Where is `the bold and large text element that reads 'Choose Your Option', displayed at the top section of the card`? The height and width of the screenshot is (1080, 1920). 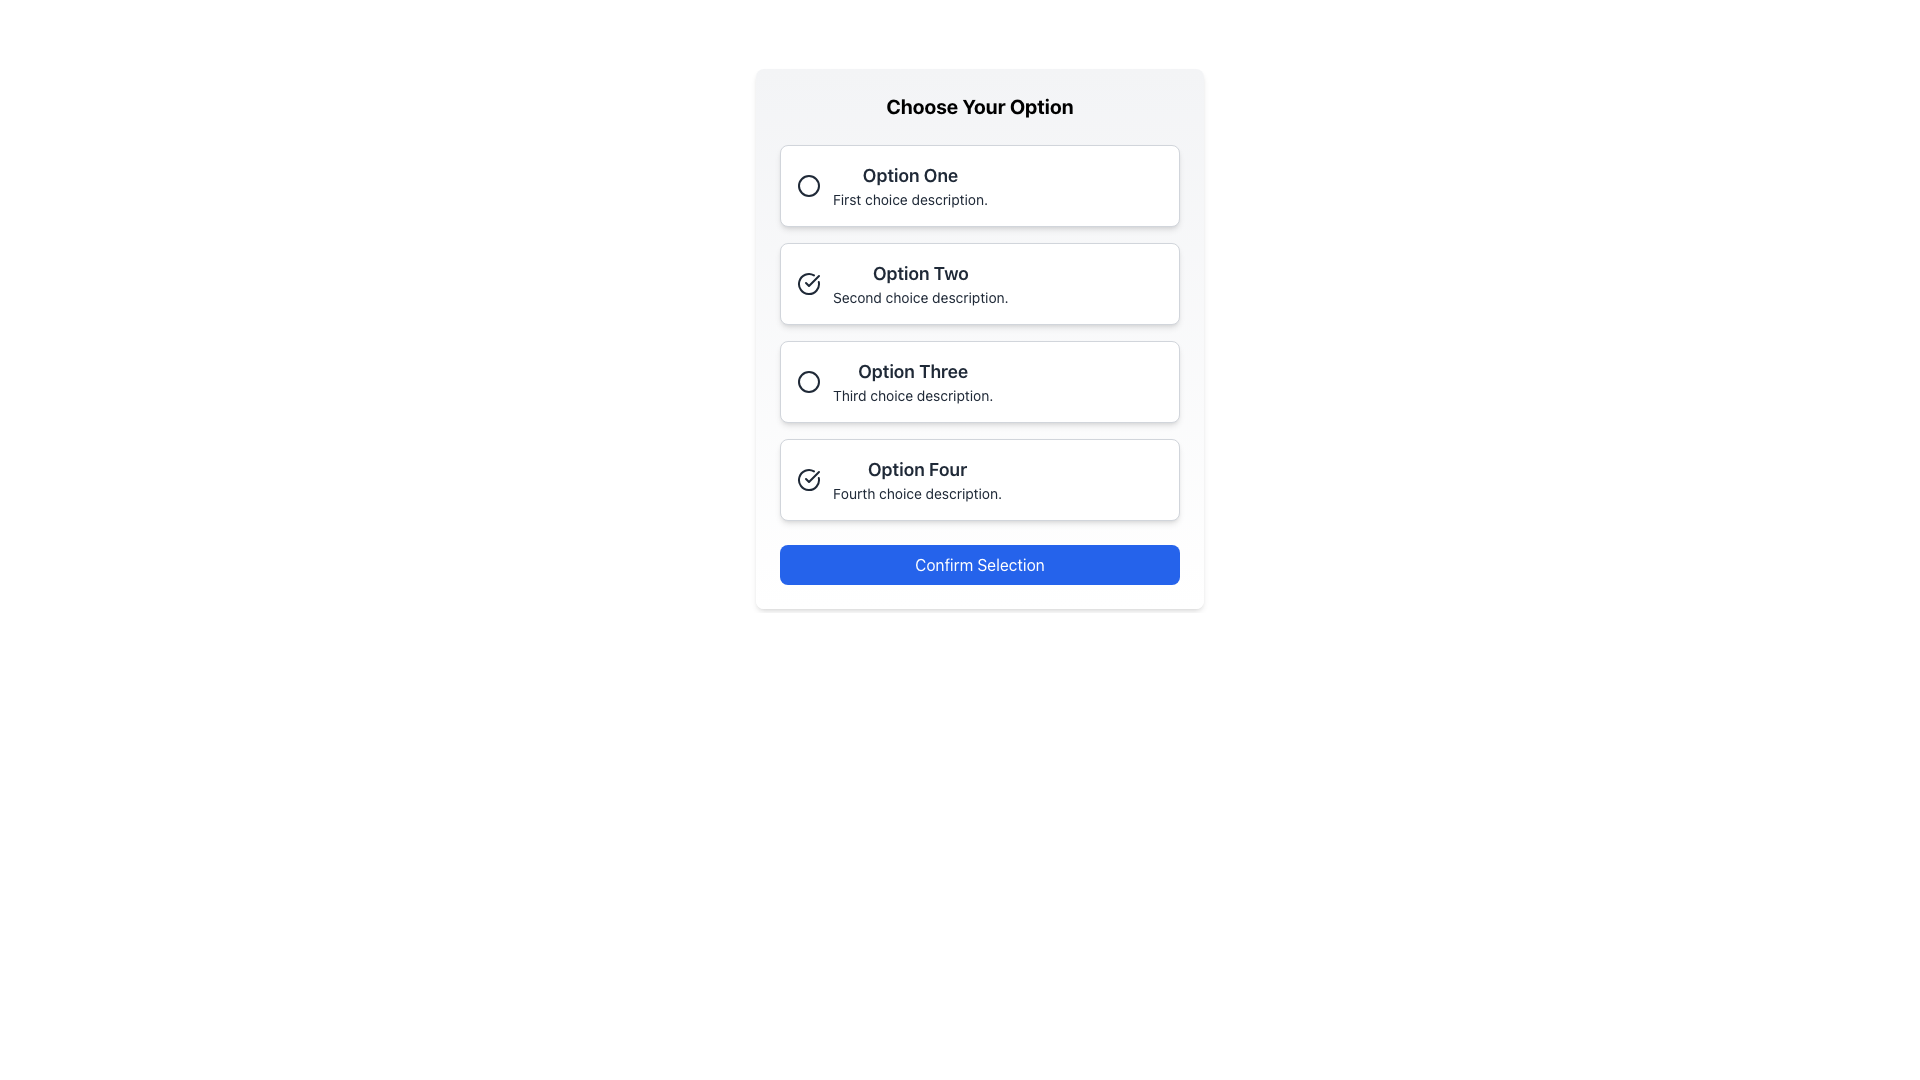
the bold and large text element that reads 'Choose Your Option', displayed at the top section of the card is located at coordinates (979, 107).